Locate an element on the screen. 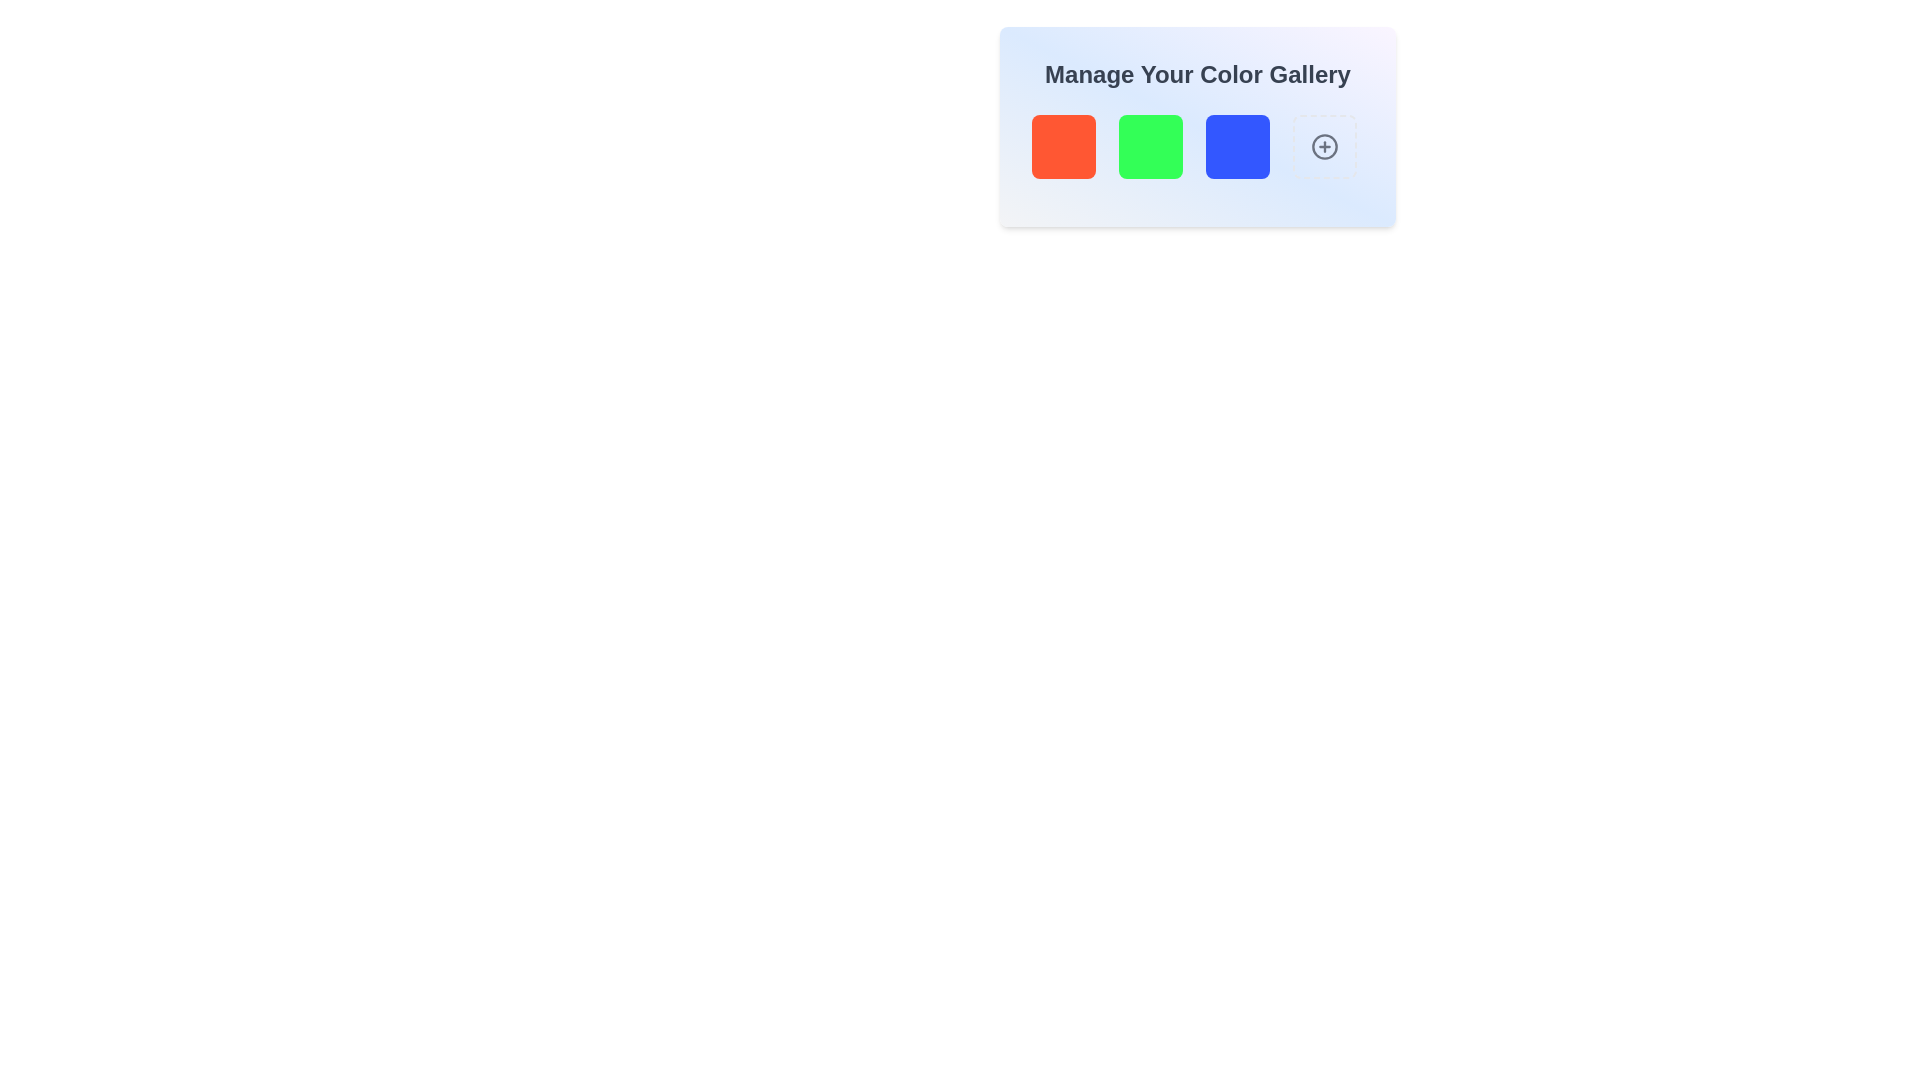  the blue color swatch selection button, which is the third element in a horizontal grid of four squares is located at coordinates (1237, 145).